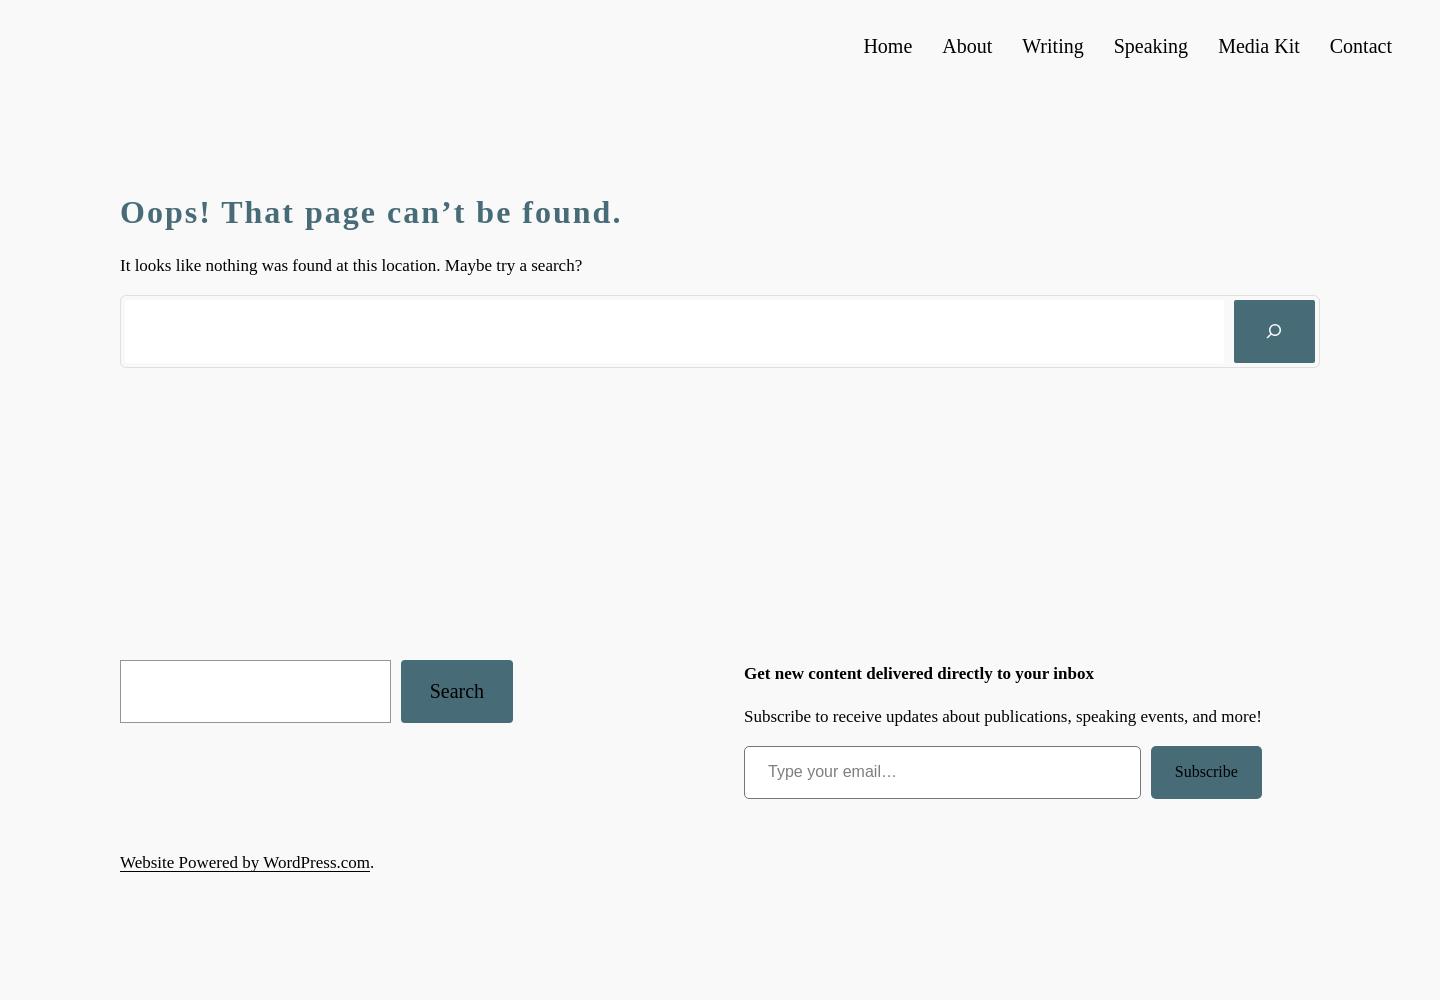  Describe the element at coordinates (1359, 46) in the screenshot. I see `'Contact'` at that location.